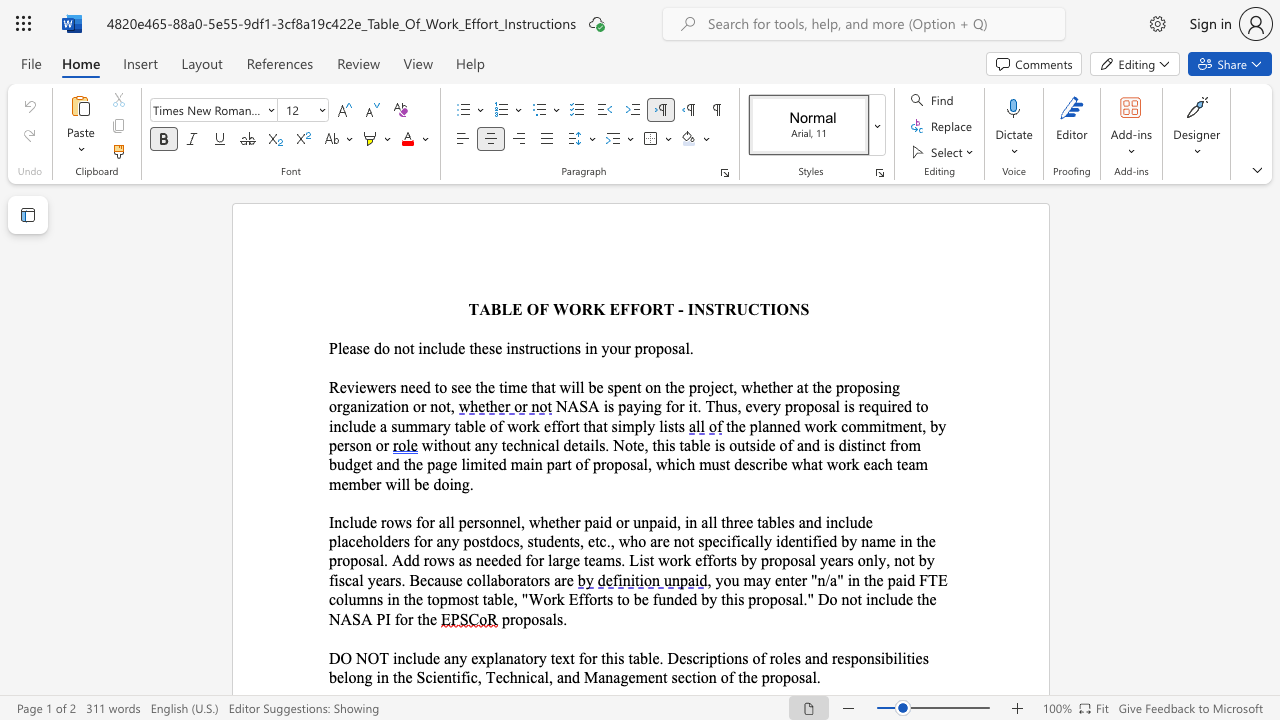 This screenshot has height=720, width=1280. Describe the element at coordinates (552, 618) in the screenshot. I see `the subset text "ls." within the text "proposals."` at that location.